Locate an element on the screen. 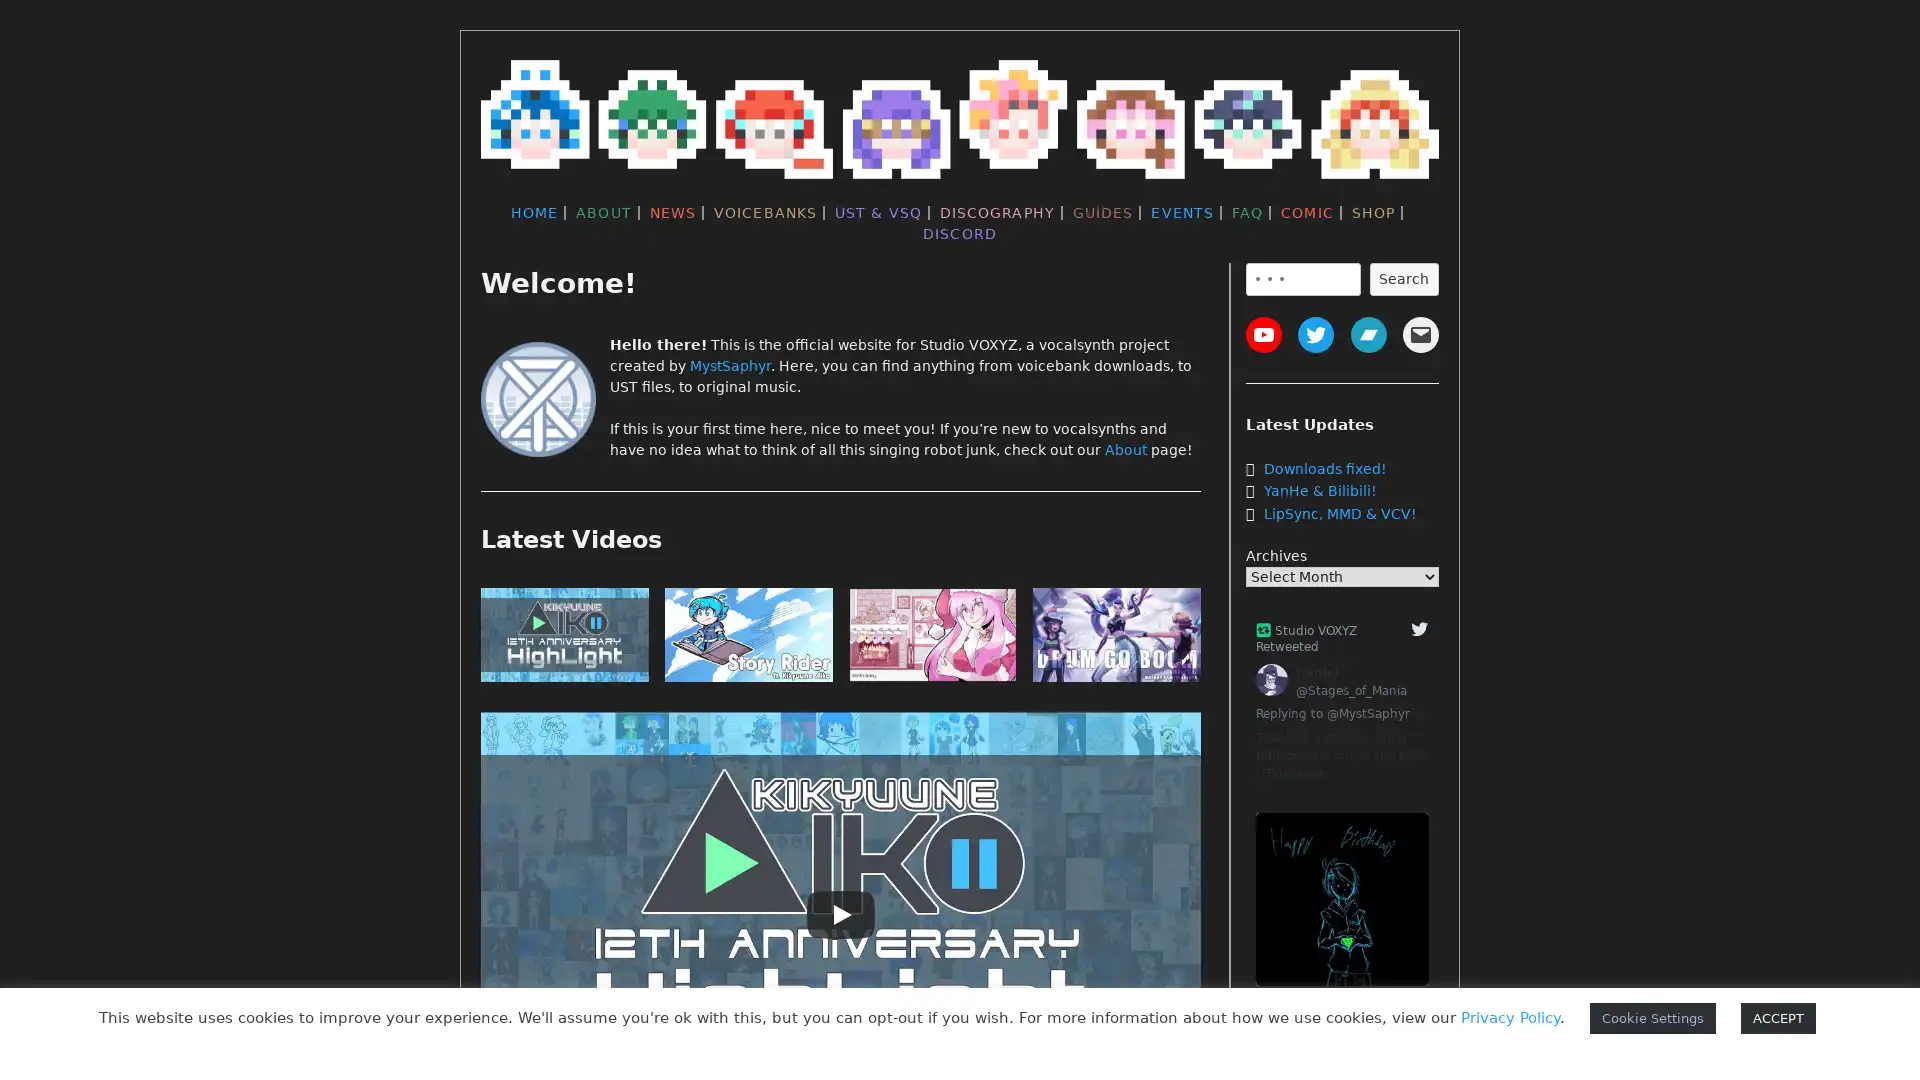 The height and width of the screenshot is (1080, 1920). play is located at coordinates (931, 639).